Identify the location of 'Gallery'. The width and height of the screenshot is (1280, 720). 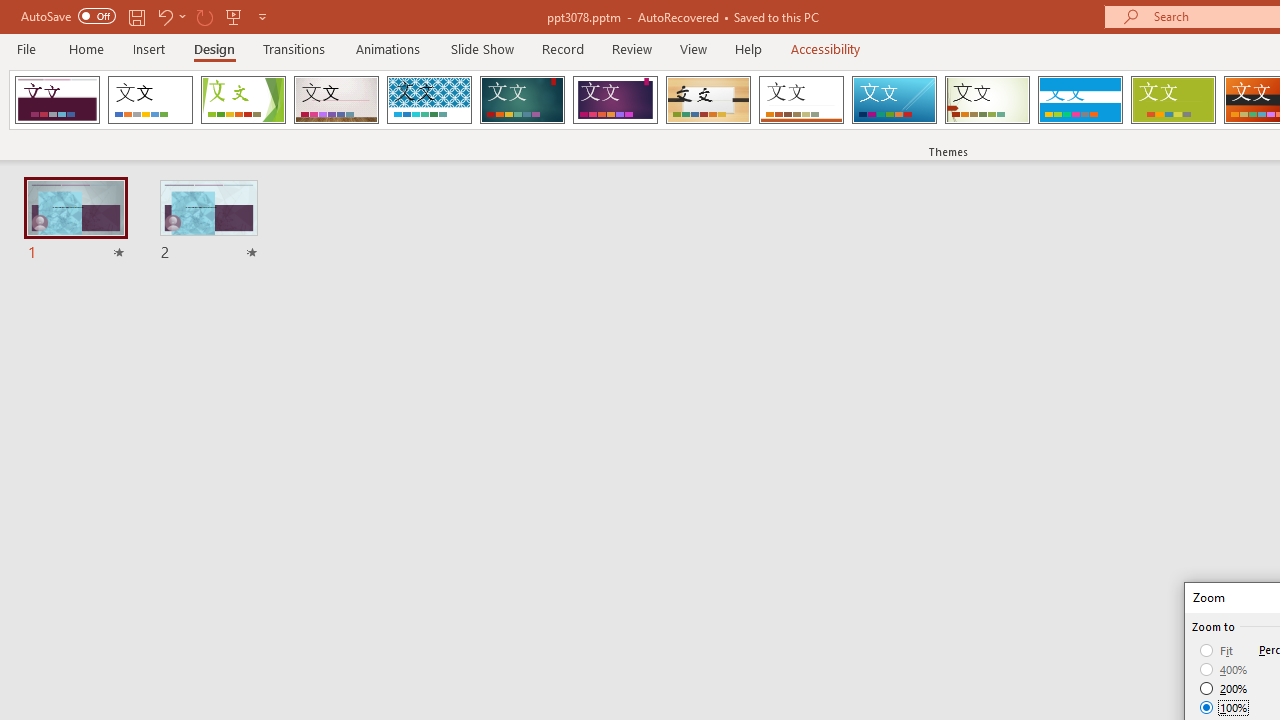
(336, 100).